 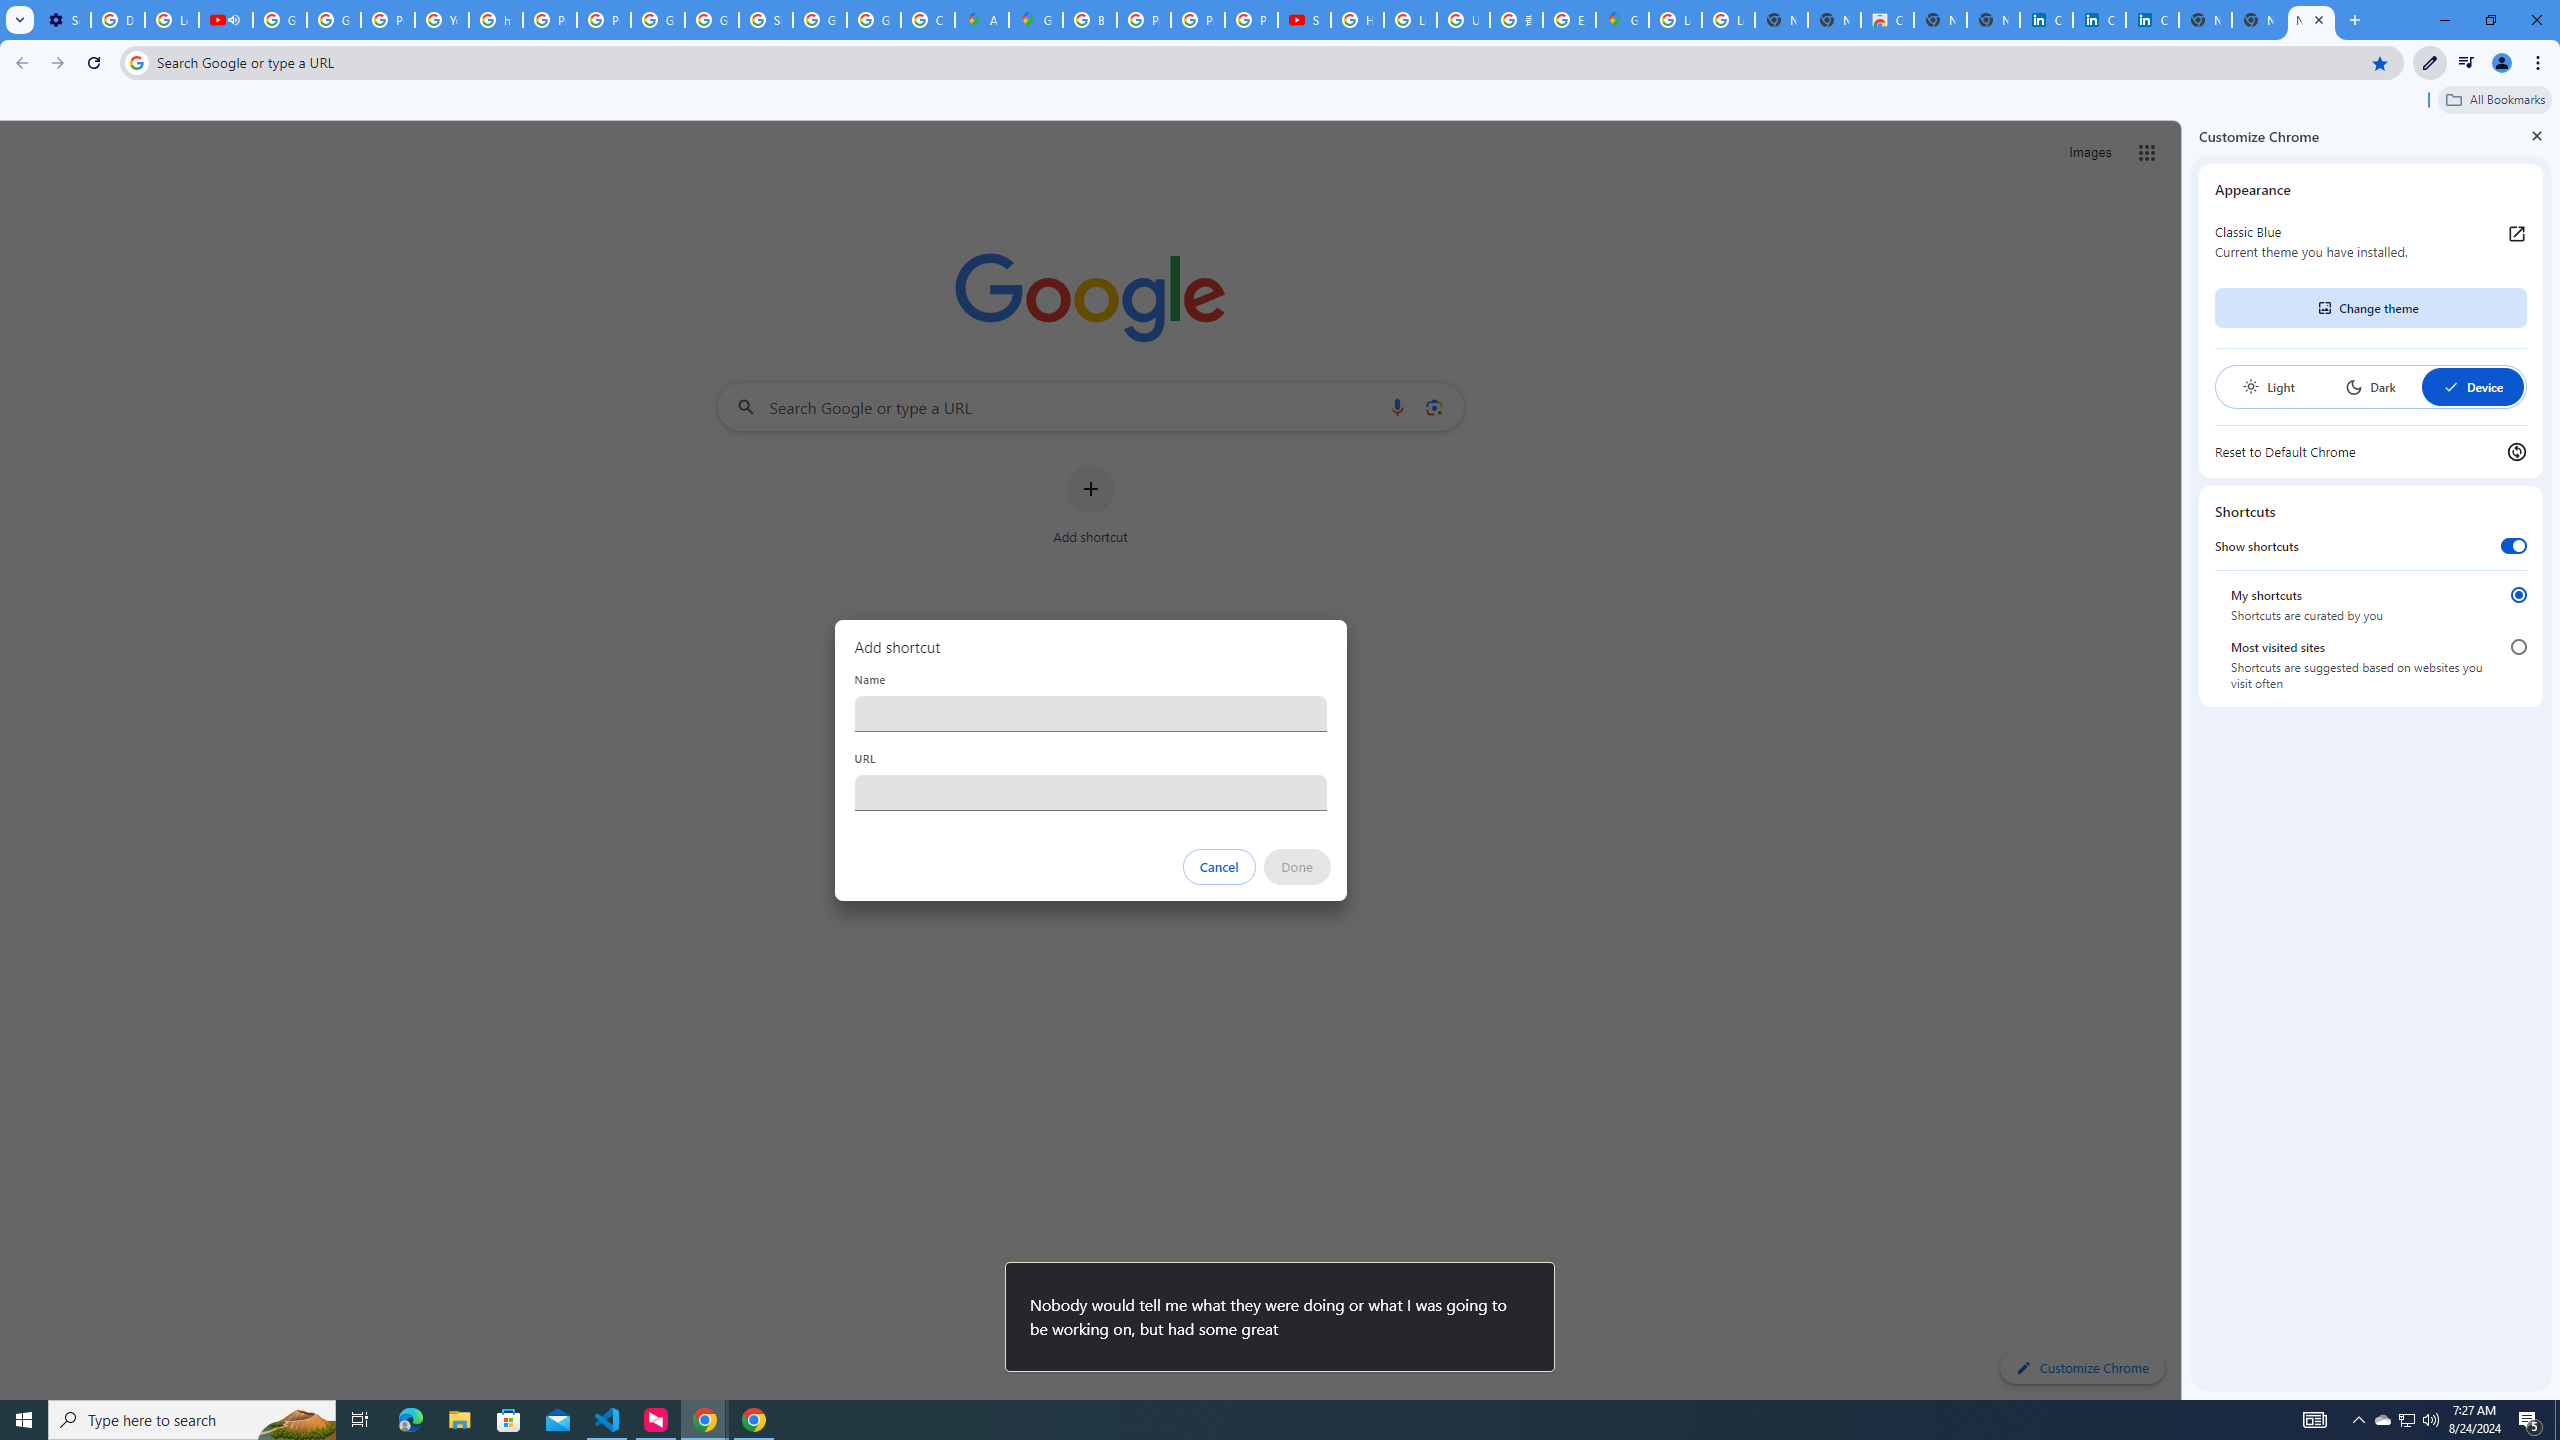 What do you see at coordinates (2450, 386) in the screenshot?
I see `'AutomationID: baseSvg'` at bounding box center [2450, 386].